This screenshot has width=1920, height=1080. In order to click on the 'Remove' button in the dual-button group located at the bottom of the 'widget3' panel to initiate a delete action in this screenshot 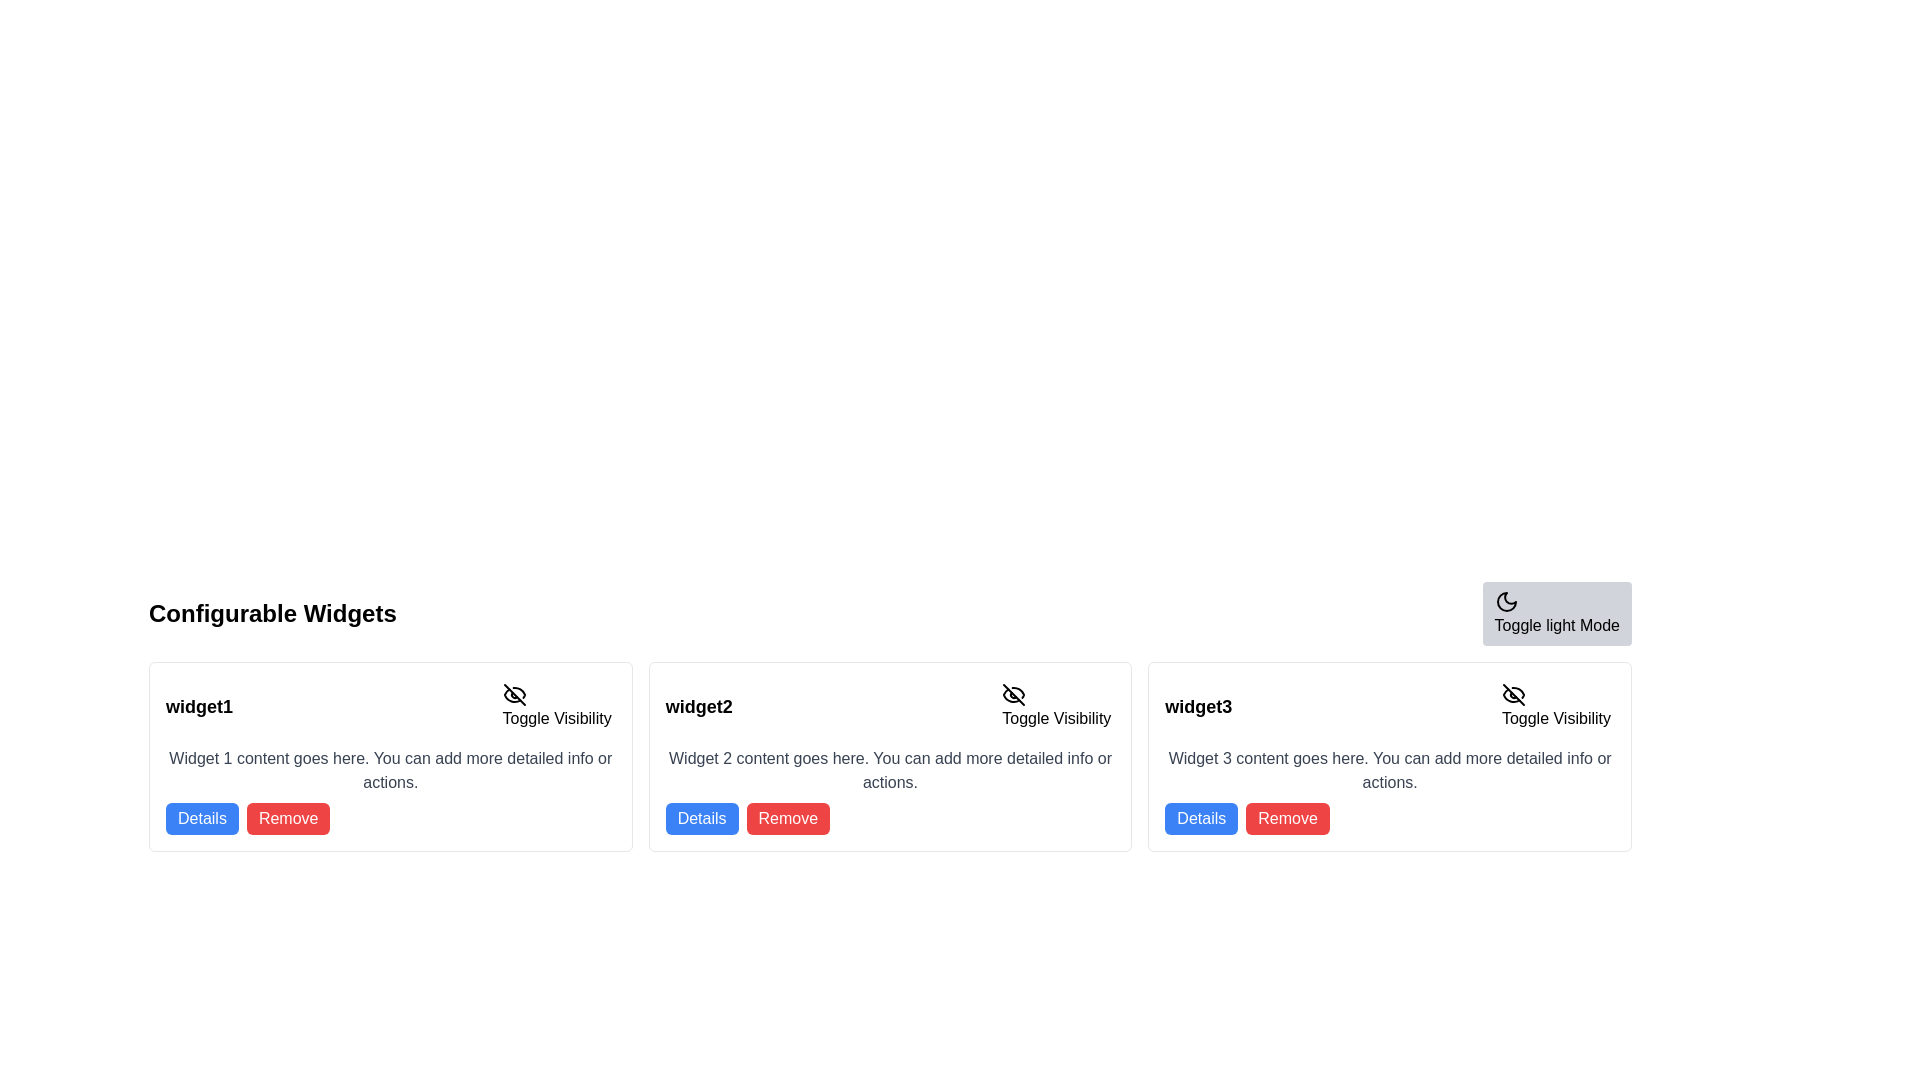, I will do `click(1389, 818)`.